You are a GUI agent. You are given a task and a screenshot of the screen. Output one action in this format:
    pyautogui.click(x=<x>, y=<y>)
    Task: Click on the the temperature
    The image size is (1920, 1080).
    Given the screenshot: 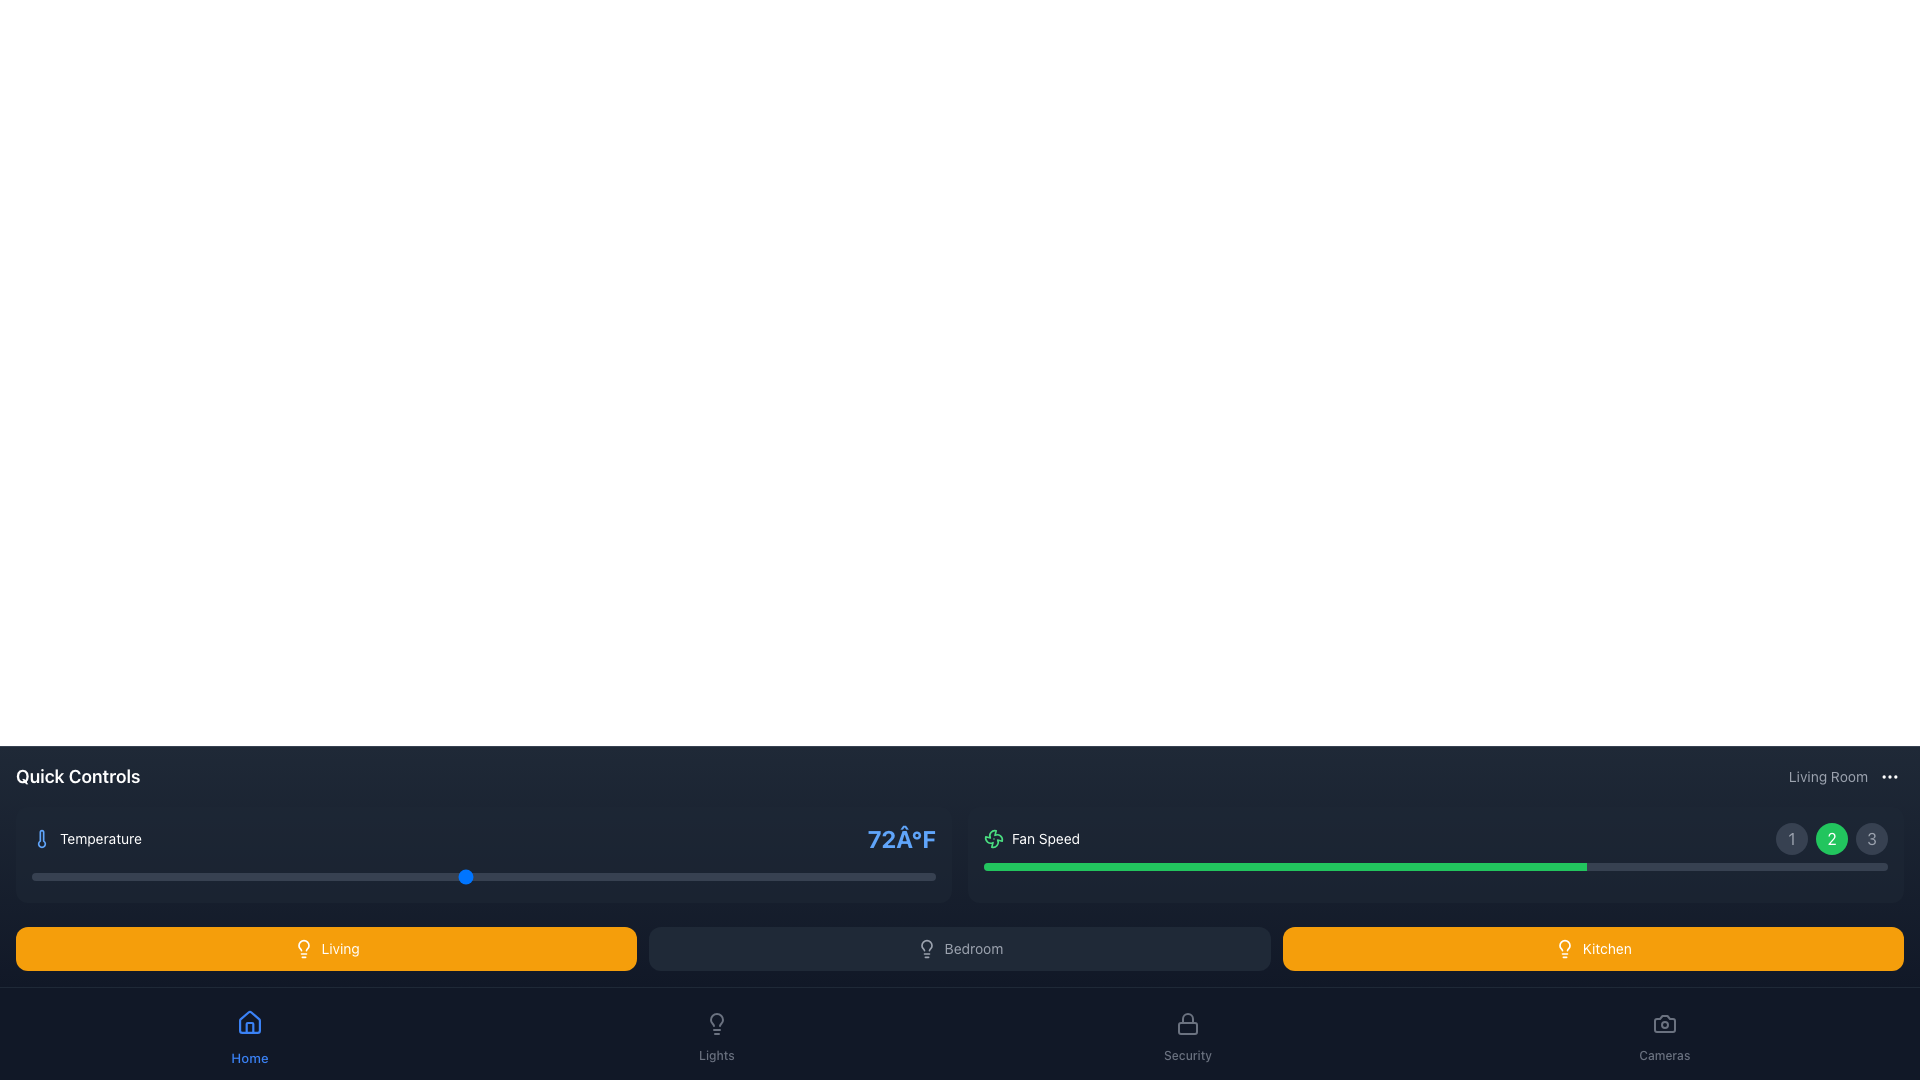 What is the action you would take?
    pyautogui.click(x=212, y=875)
    